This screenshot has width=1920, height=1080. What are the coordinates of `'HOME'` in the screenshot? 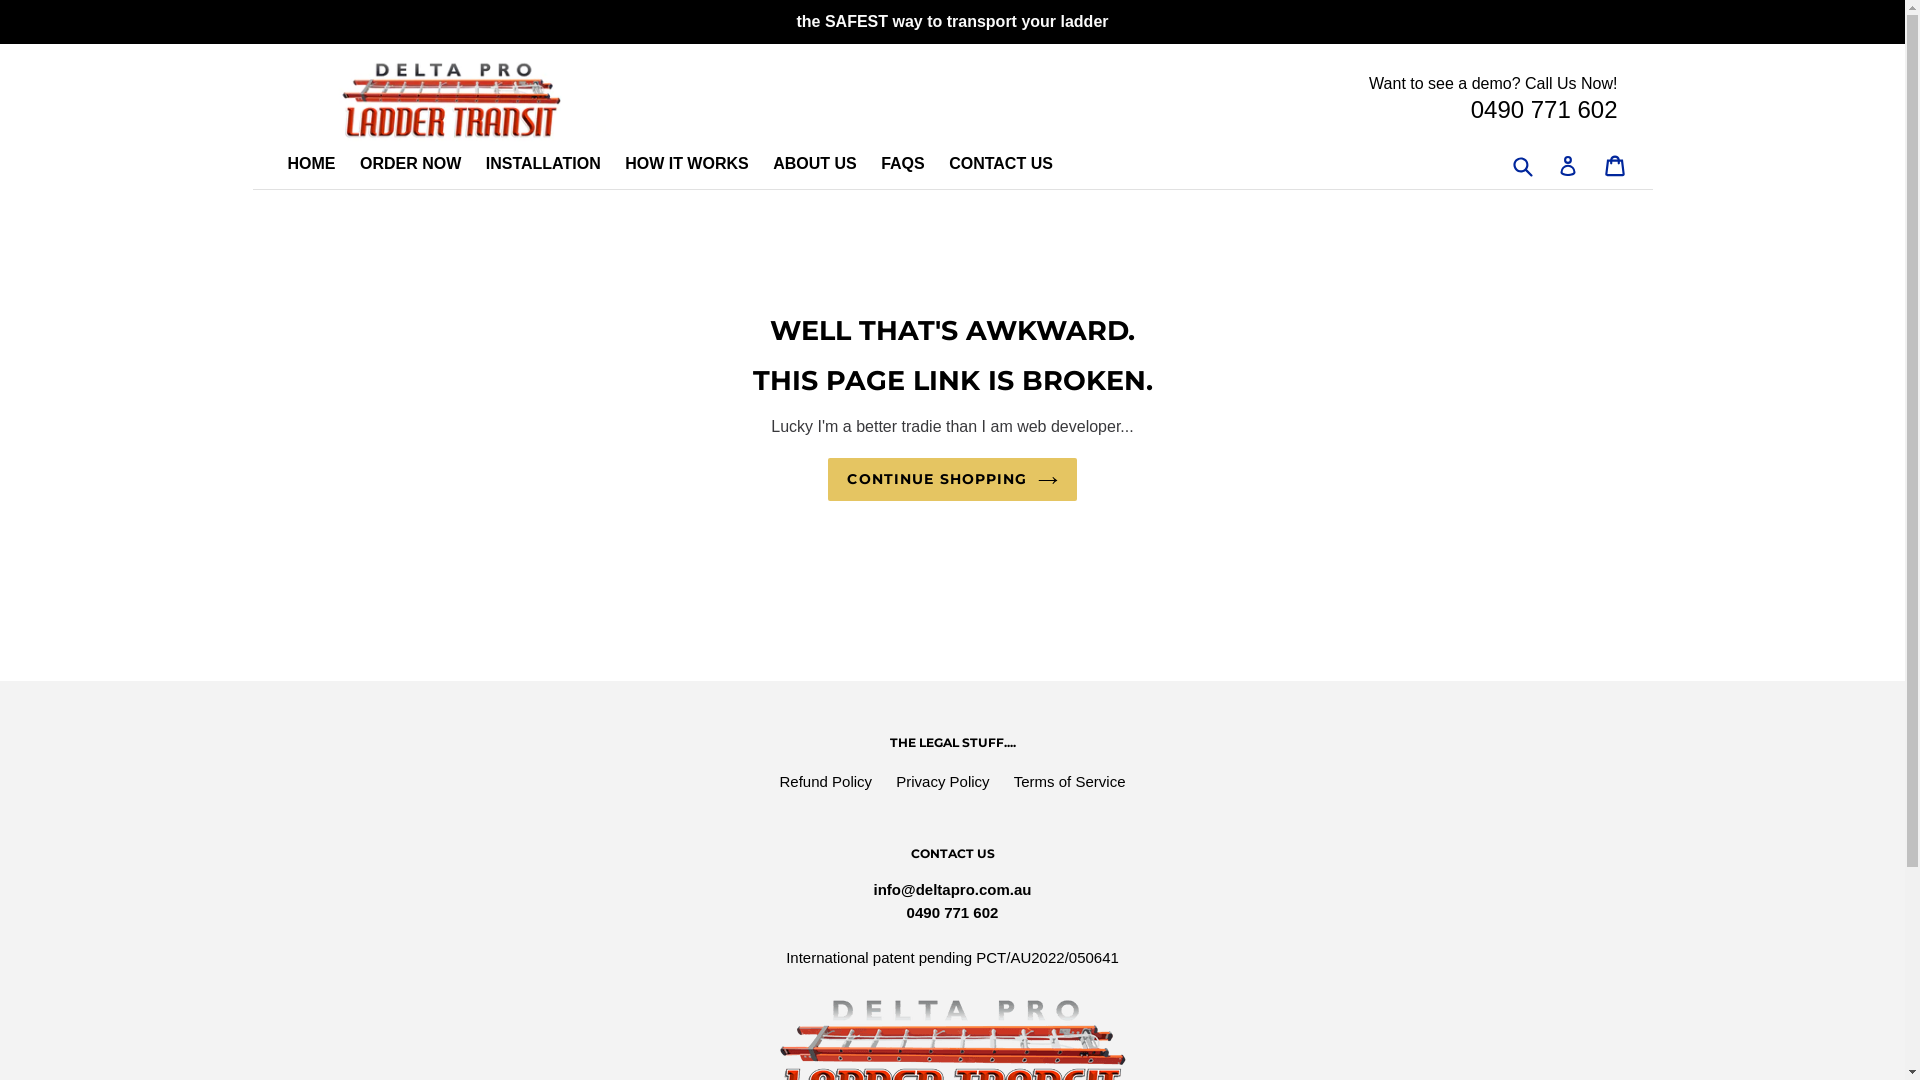 It's located at (321, 164).